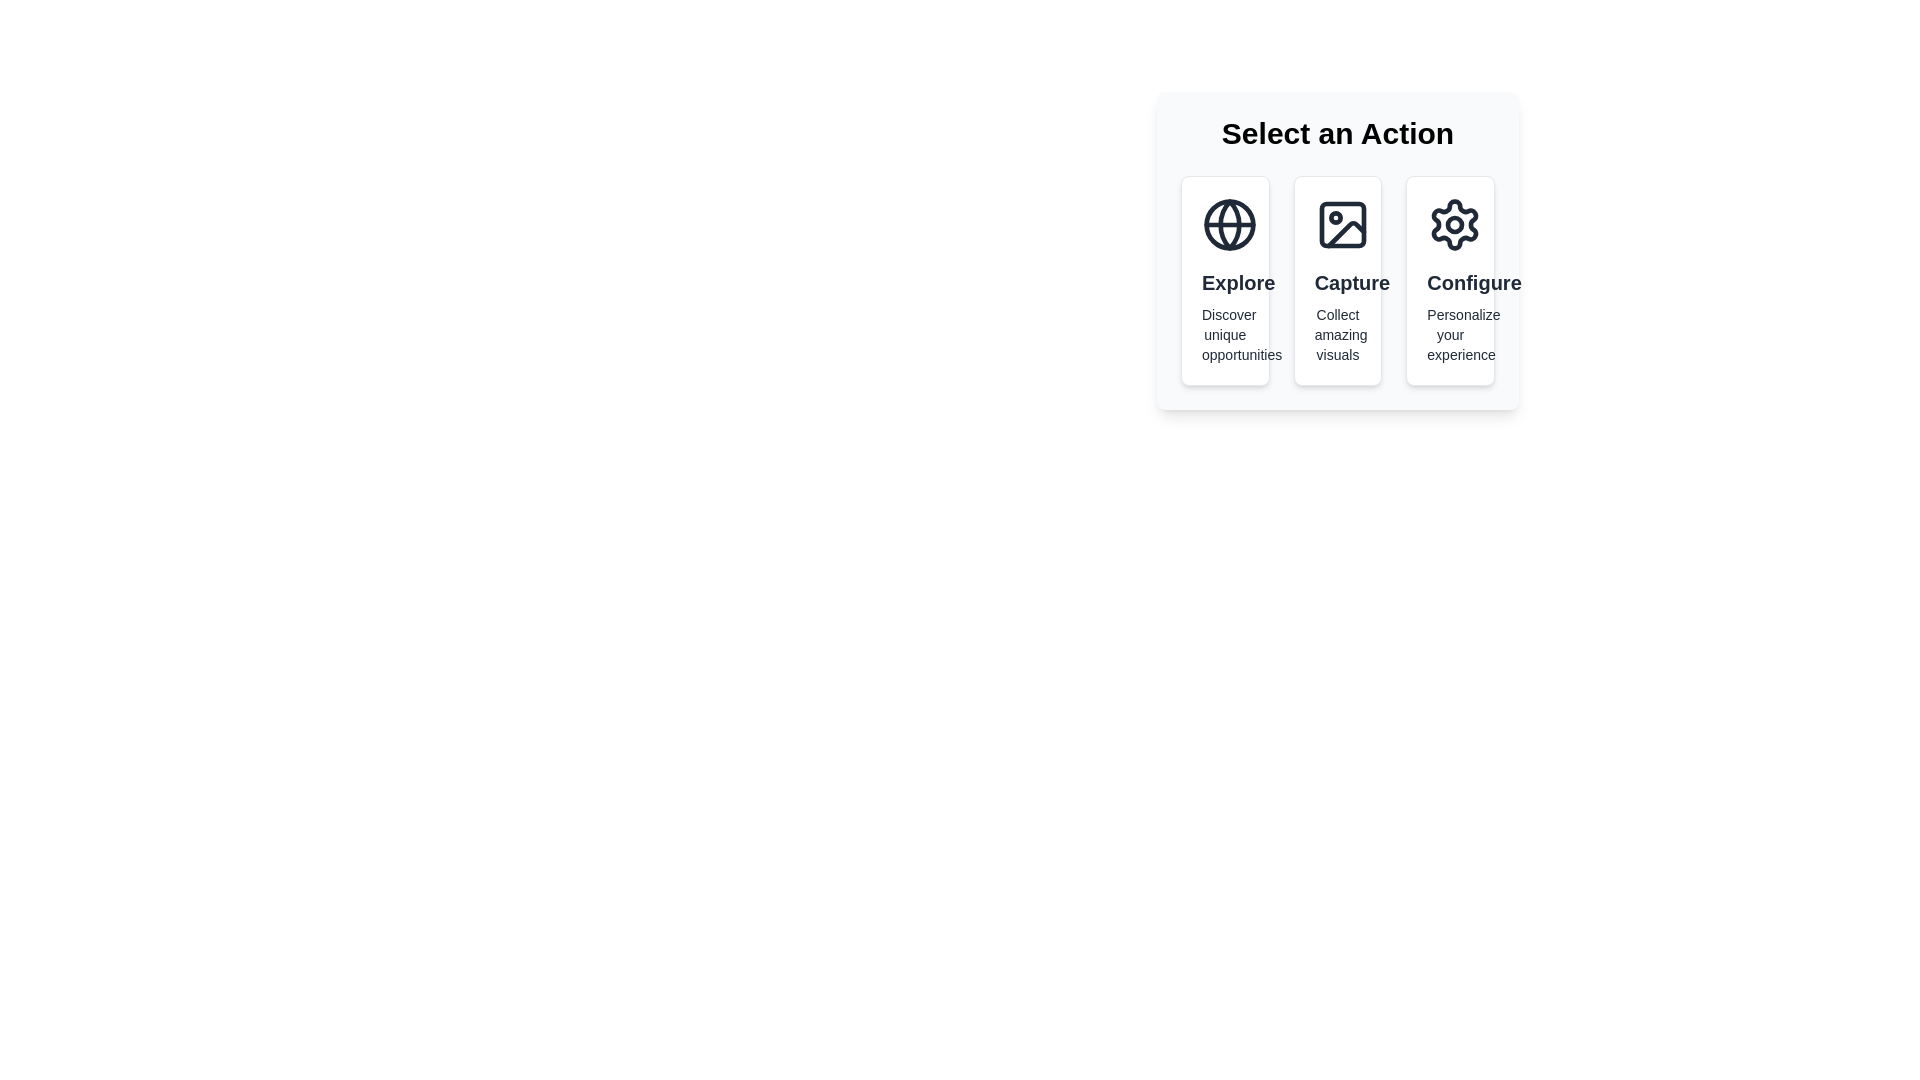 The image size is (1920, 1080). I want to click on the 'Capture' option card in the action selector interface, which is centrally located within the 'Select an Action' panel, so click(1338, 281).